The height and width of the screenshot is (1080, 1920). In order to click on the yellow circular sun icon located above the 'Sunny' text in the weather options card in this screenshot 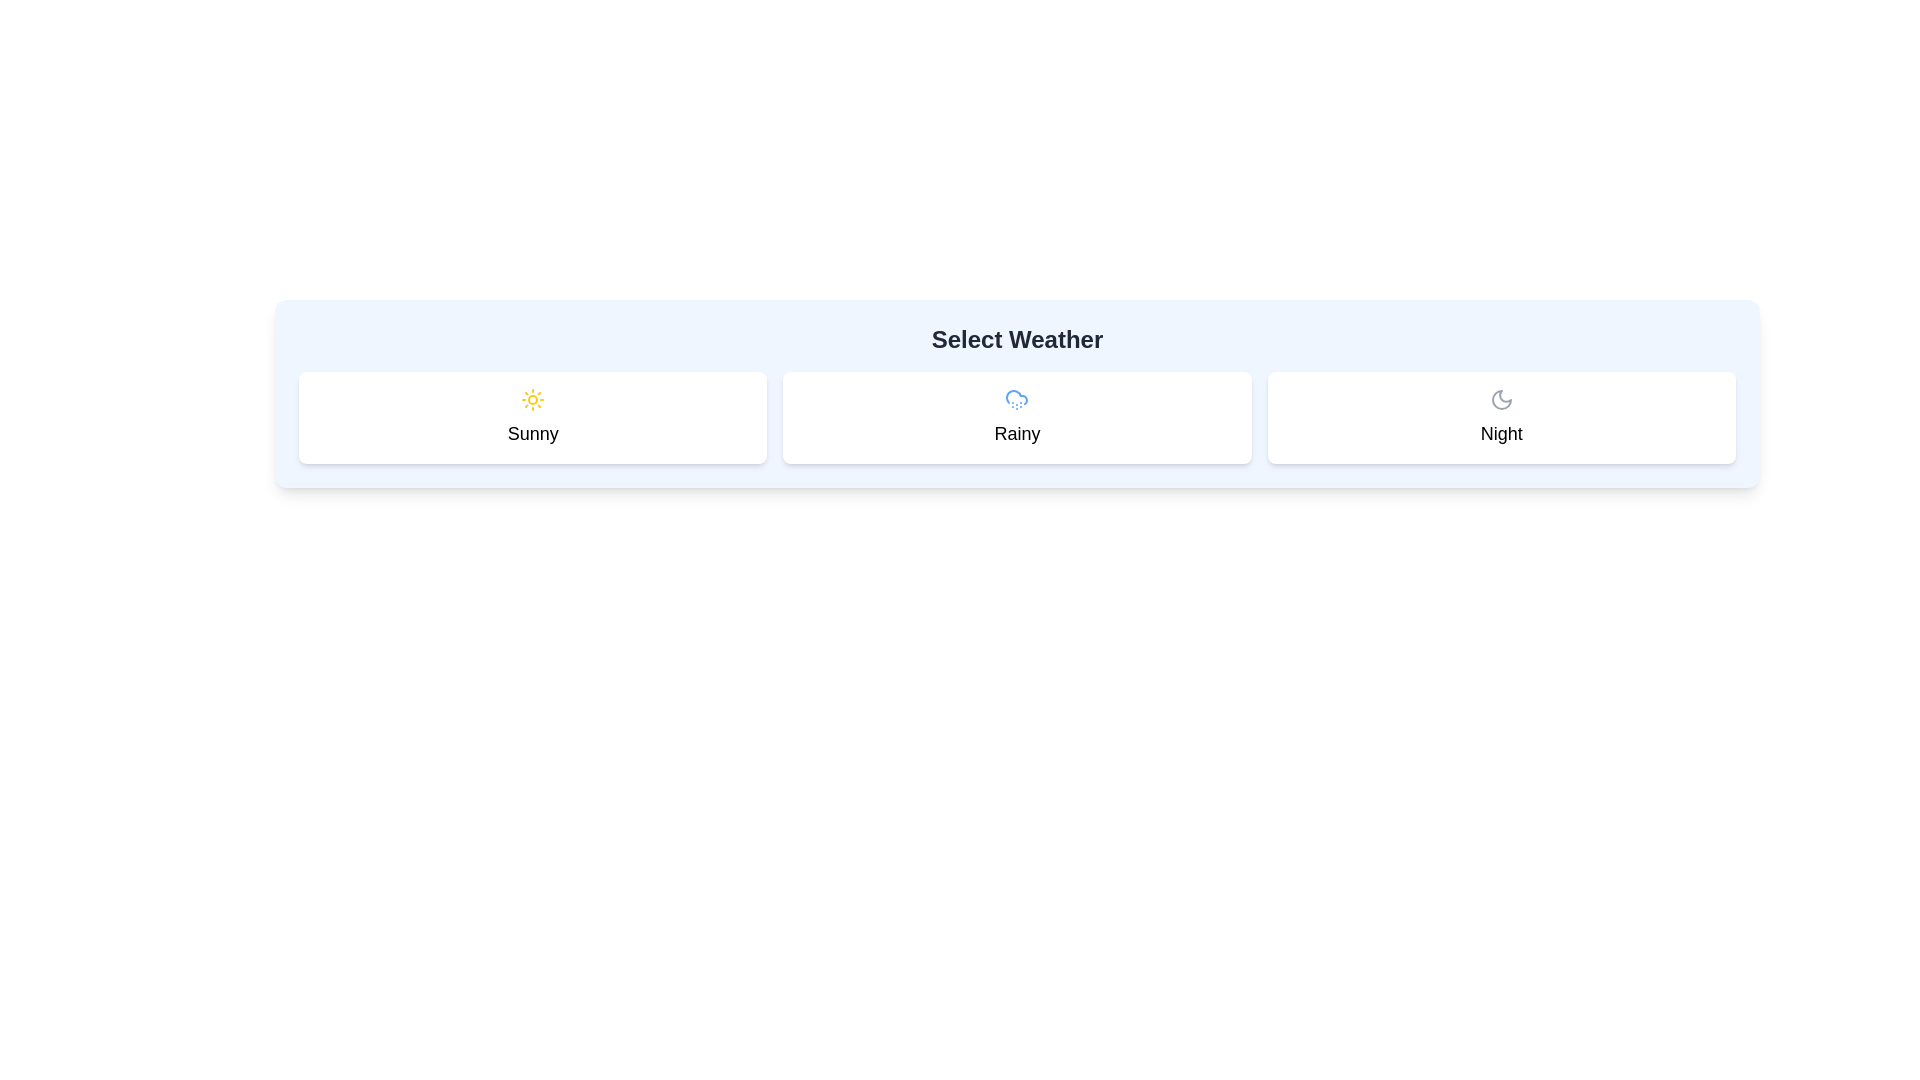, I will do `click(533, 400)`.